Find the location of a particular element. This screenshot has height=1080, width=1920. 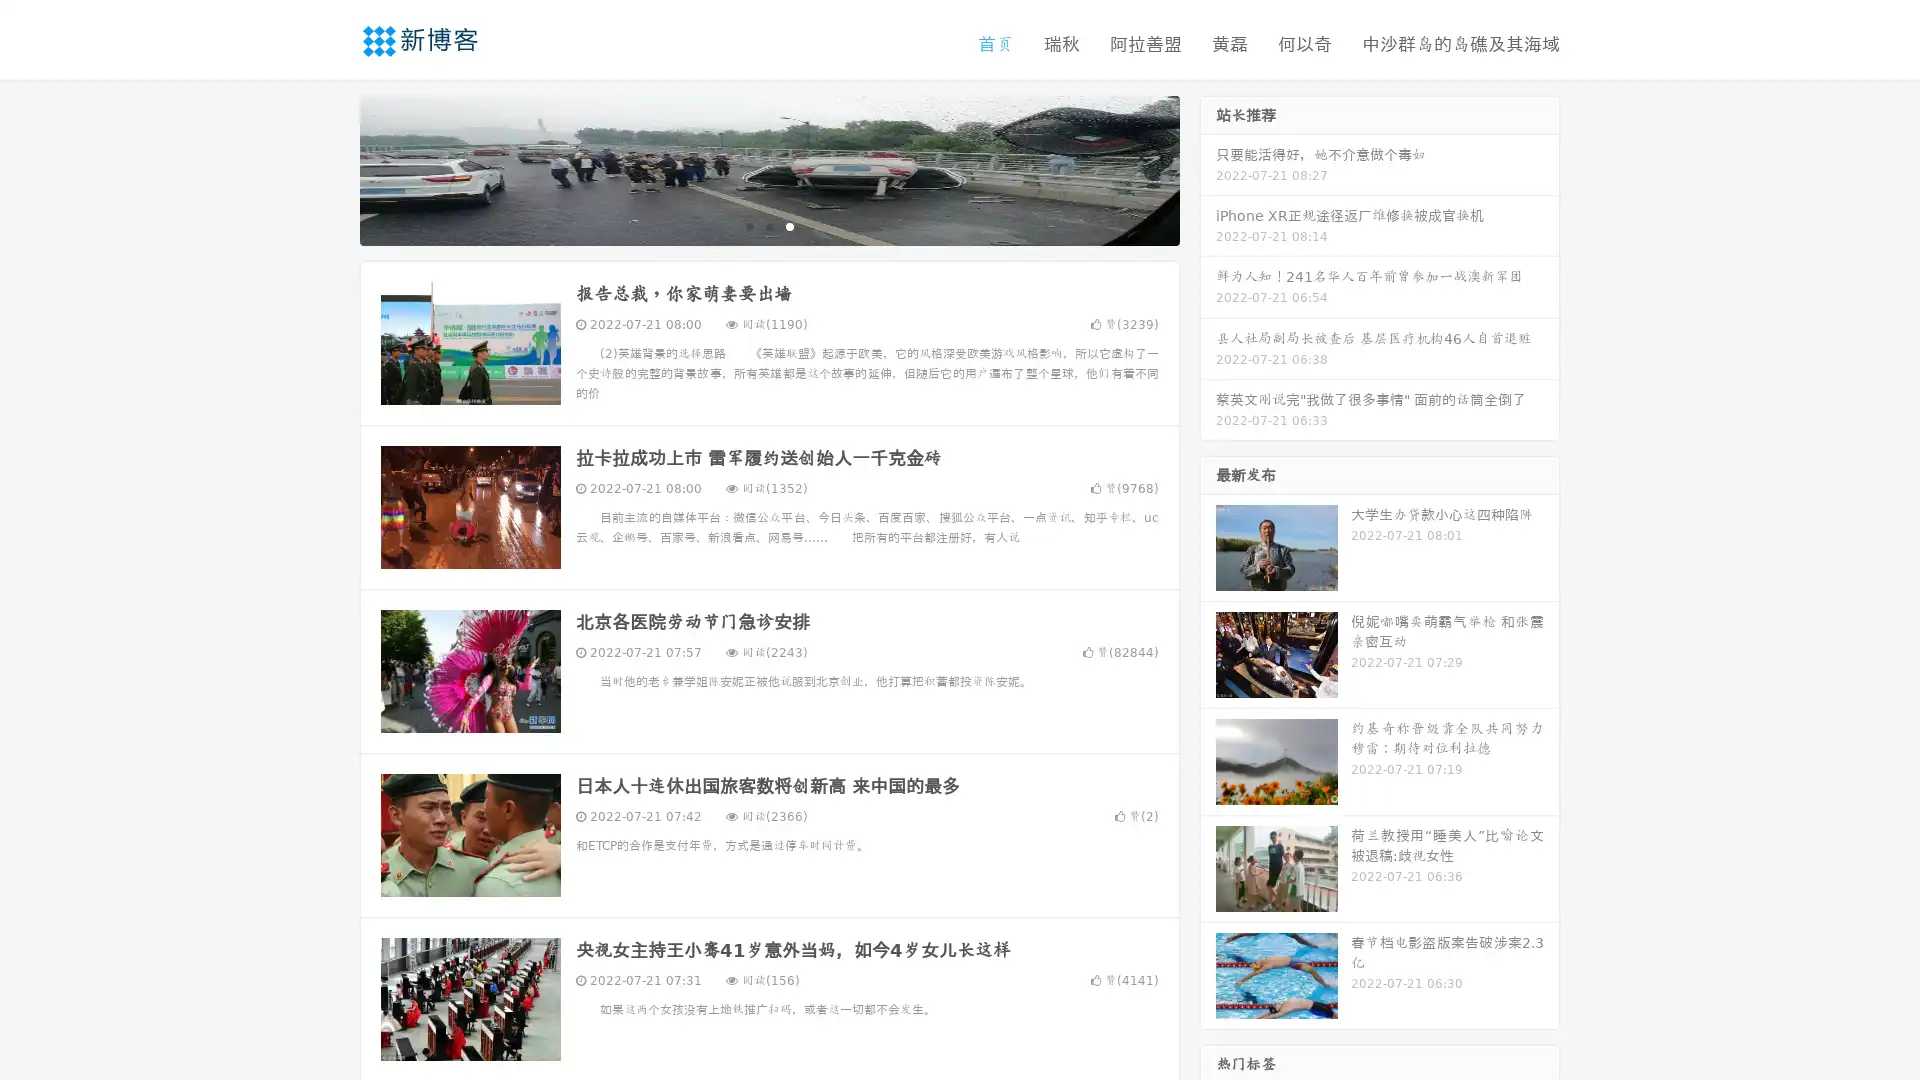

Next slide is located at coordinates (1208, 168).